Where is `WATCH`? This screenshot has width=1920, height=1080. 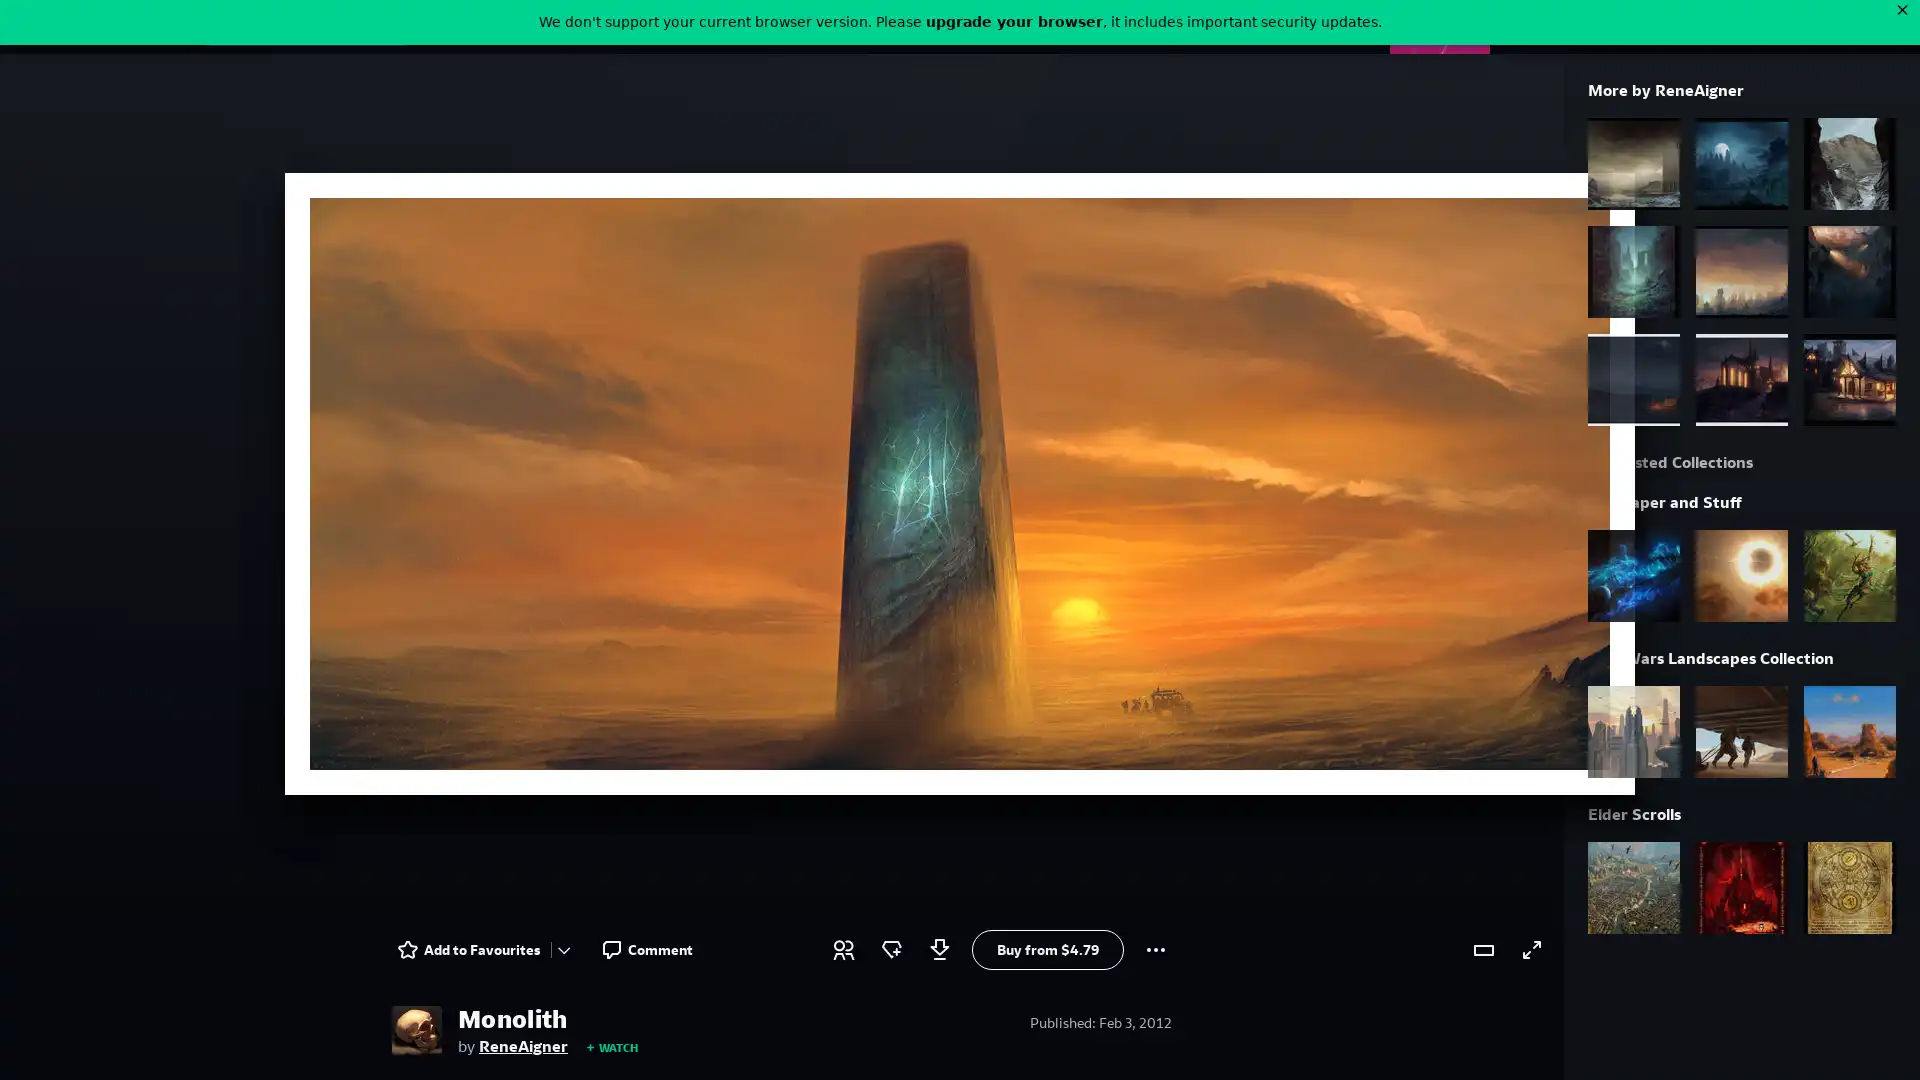 WATCH is located at coordinates (610, 1045).